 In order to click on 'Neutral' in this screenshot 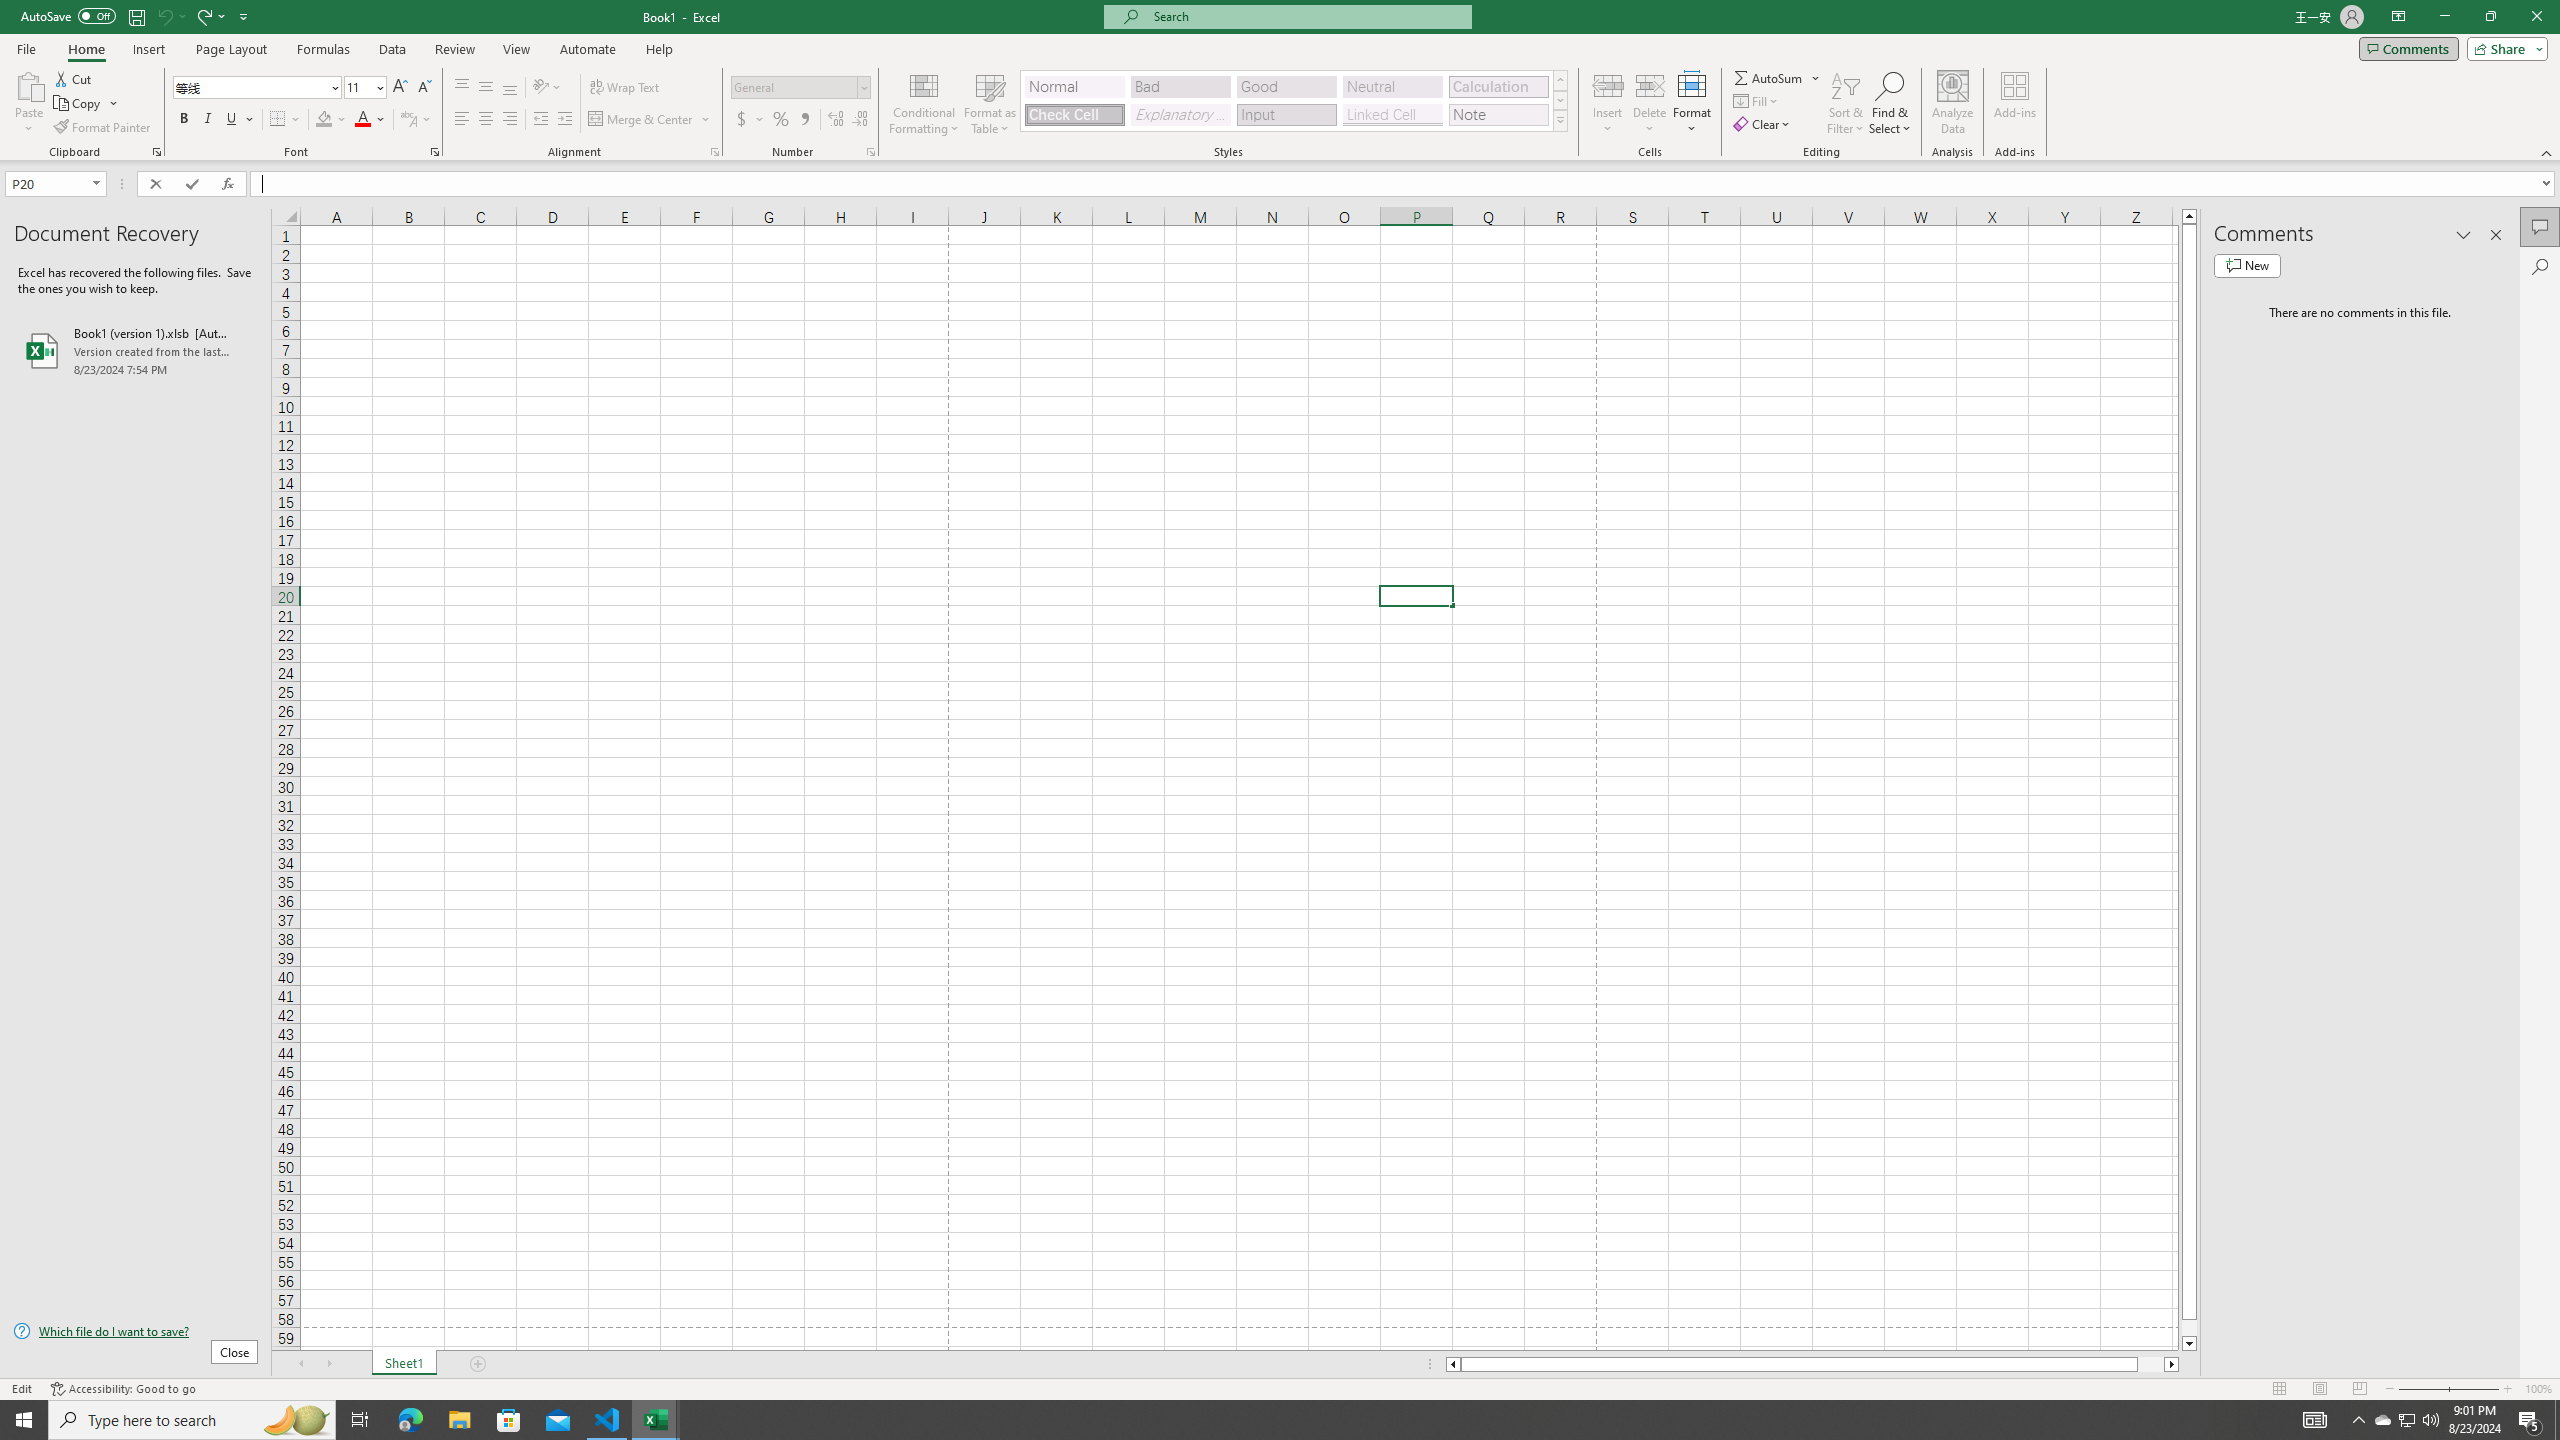, I will do `click(1391, 87)`.